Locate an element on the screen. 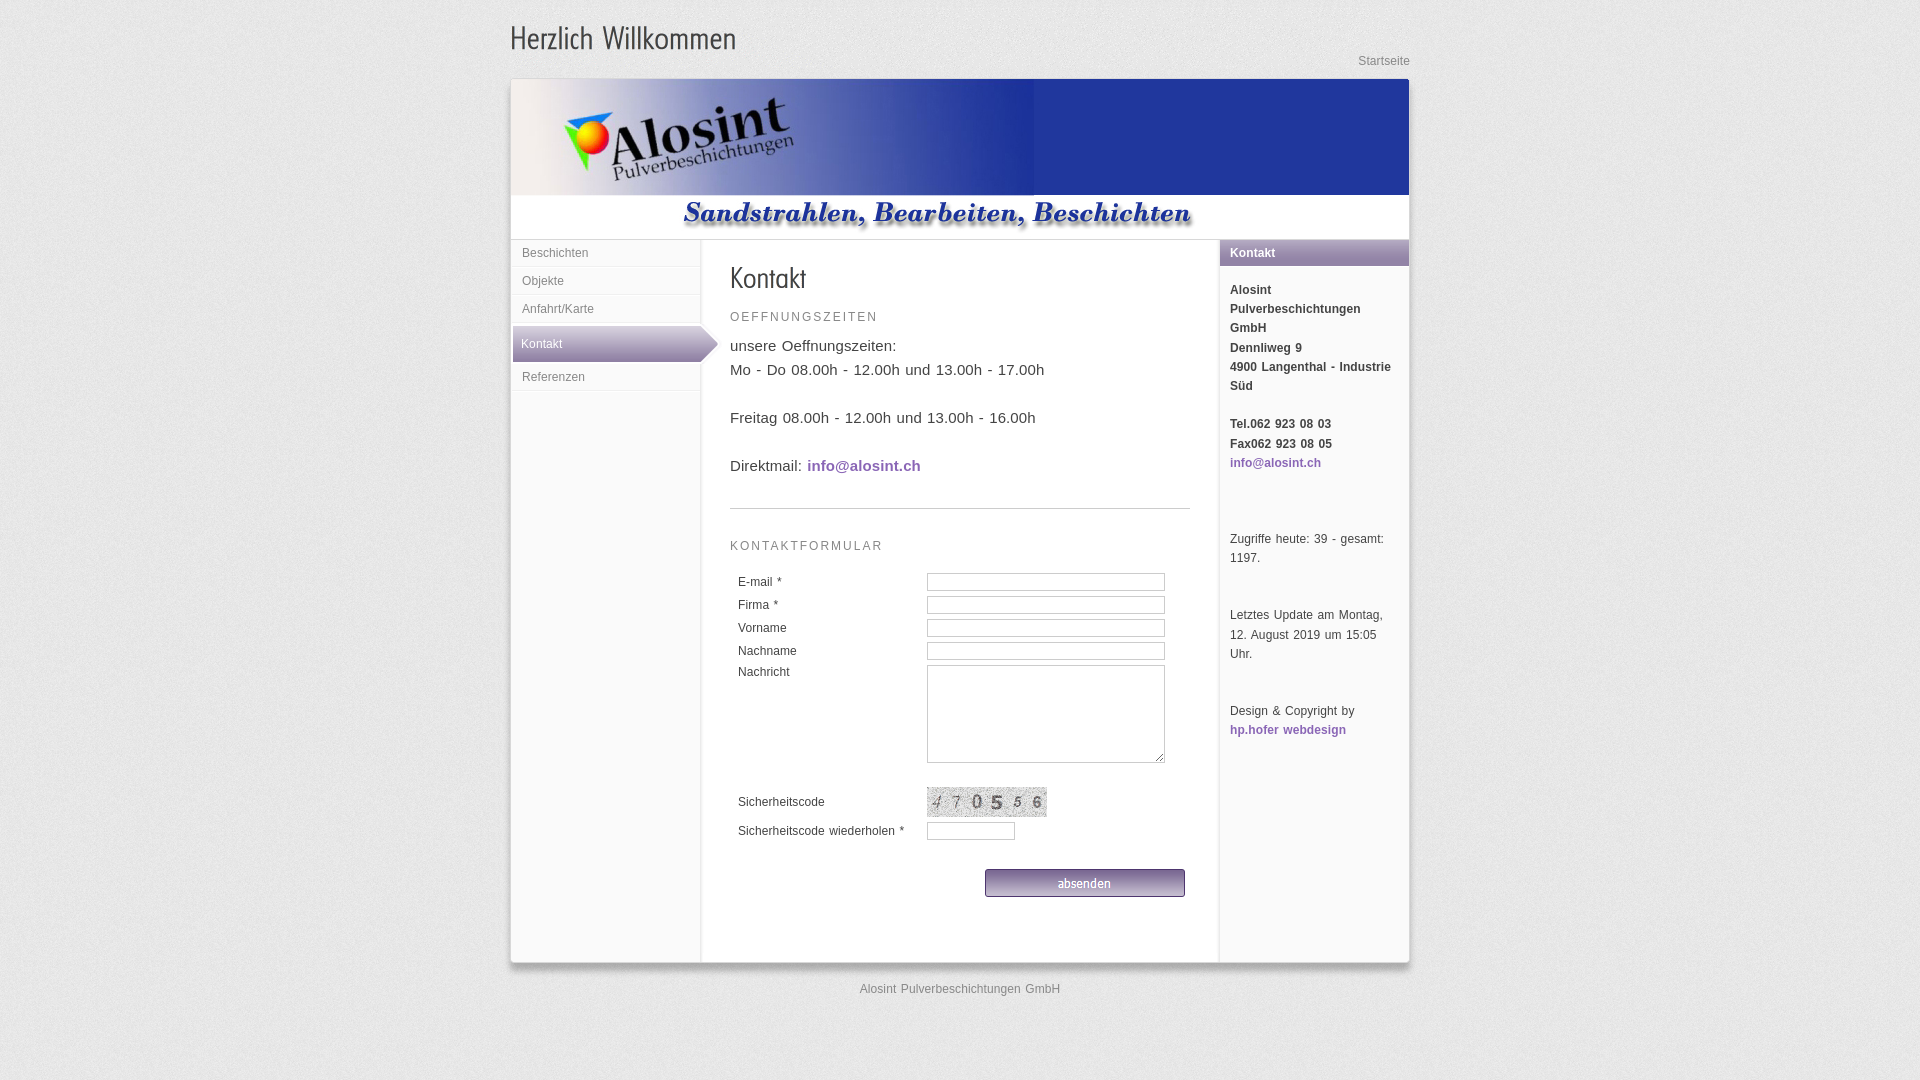 This screenshot has width=1920, height=1080. 'Referenzen' is located at coordinates (604, 378).